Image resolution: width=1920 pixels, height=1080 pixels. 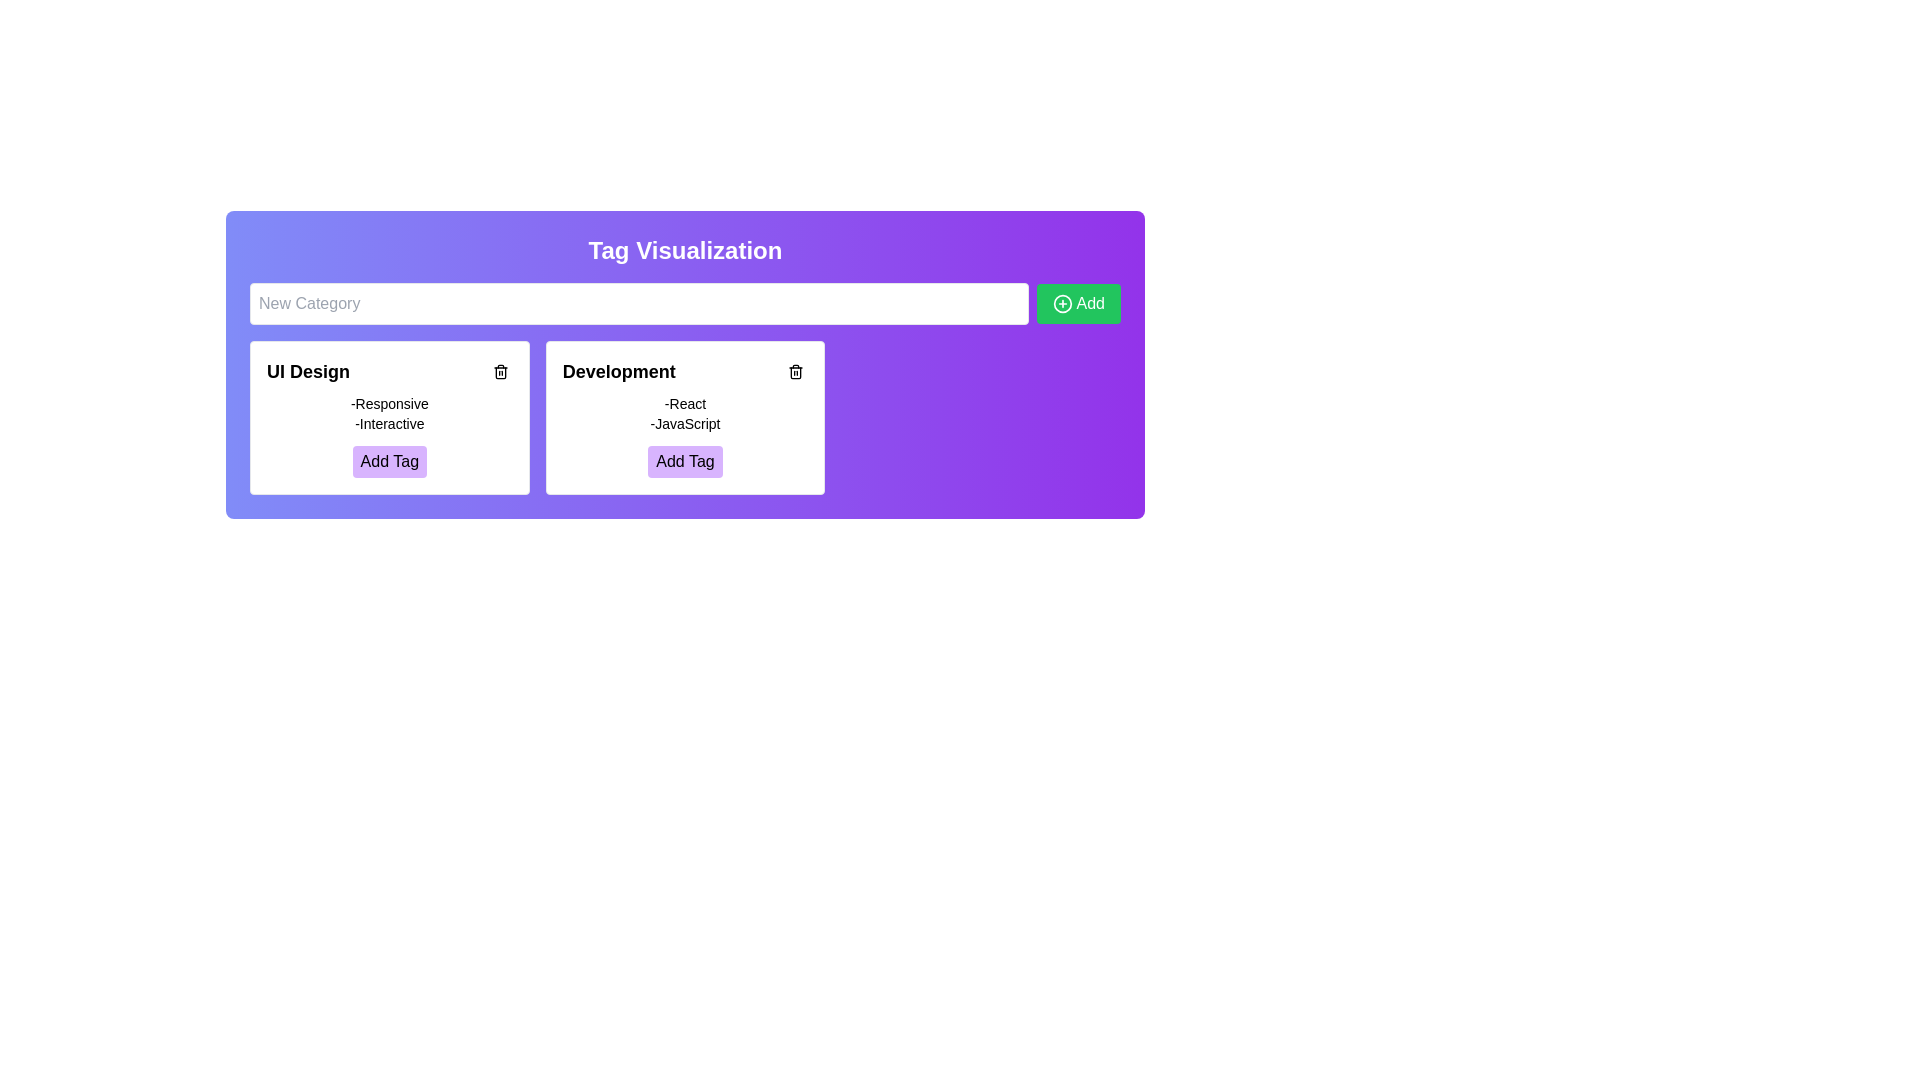 I want to click on the trash can icon button located to the right of the 'UI Design' title, so click(x=500, y=371).